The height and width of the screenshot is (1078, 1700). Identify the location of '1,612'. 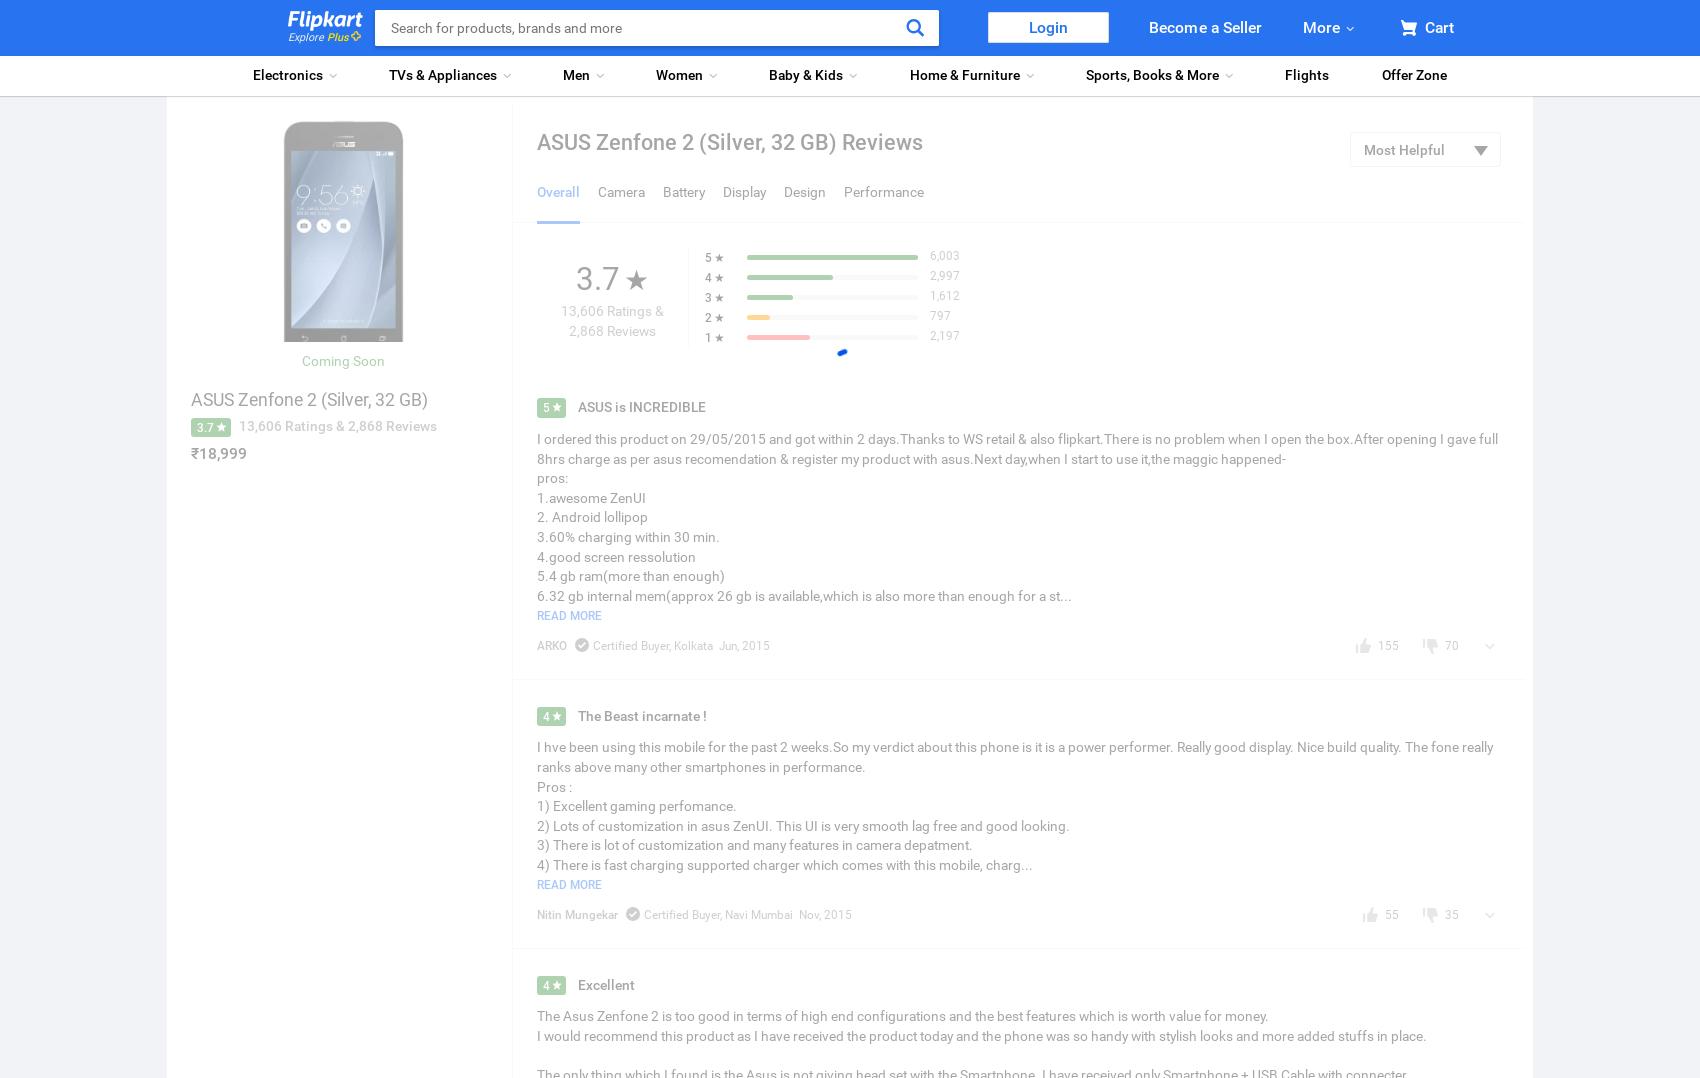
(945, 296).